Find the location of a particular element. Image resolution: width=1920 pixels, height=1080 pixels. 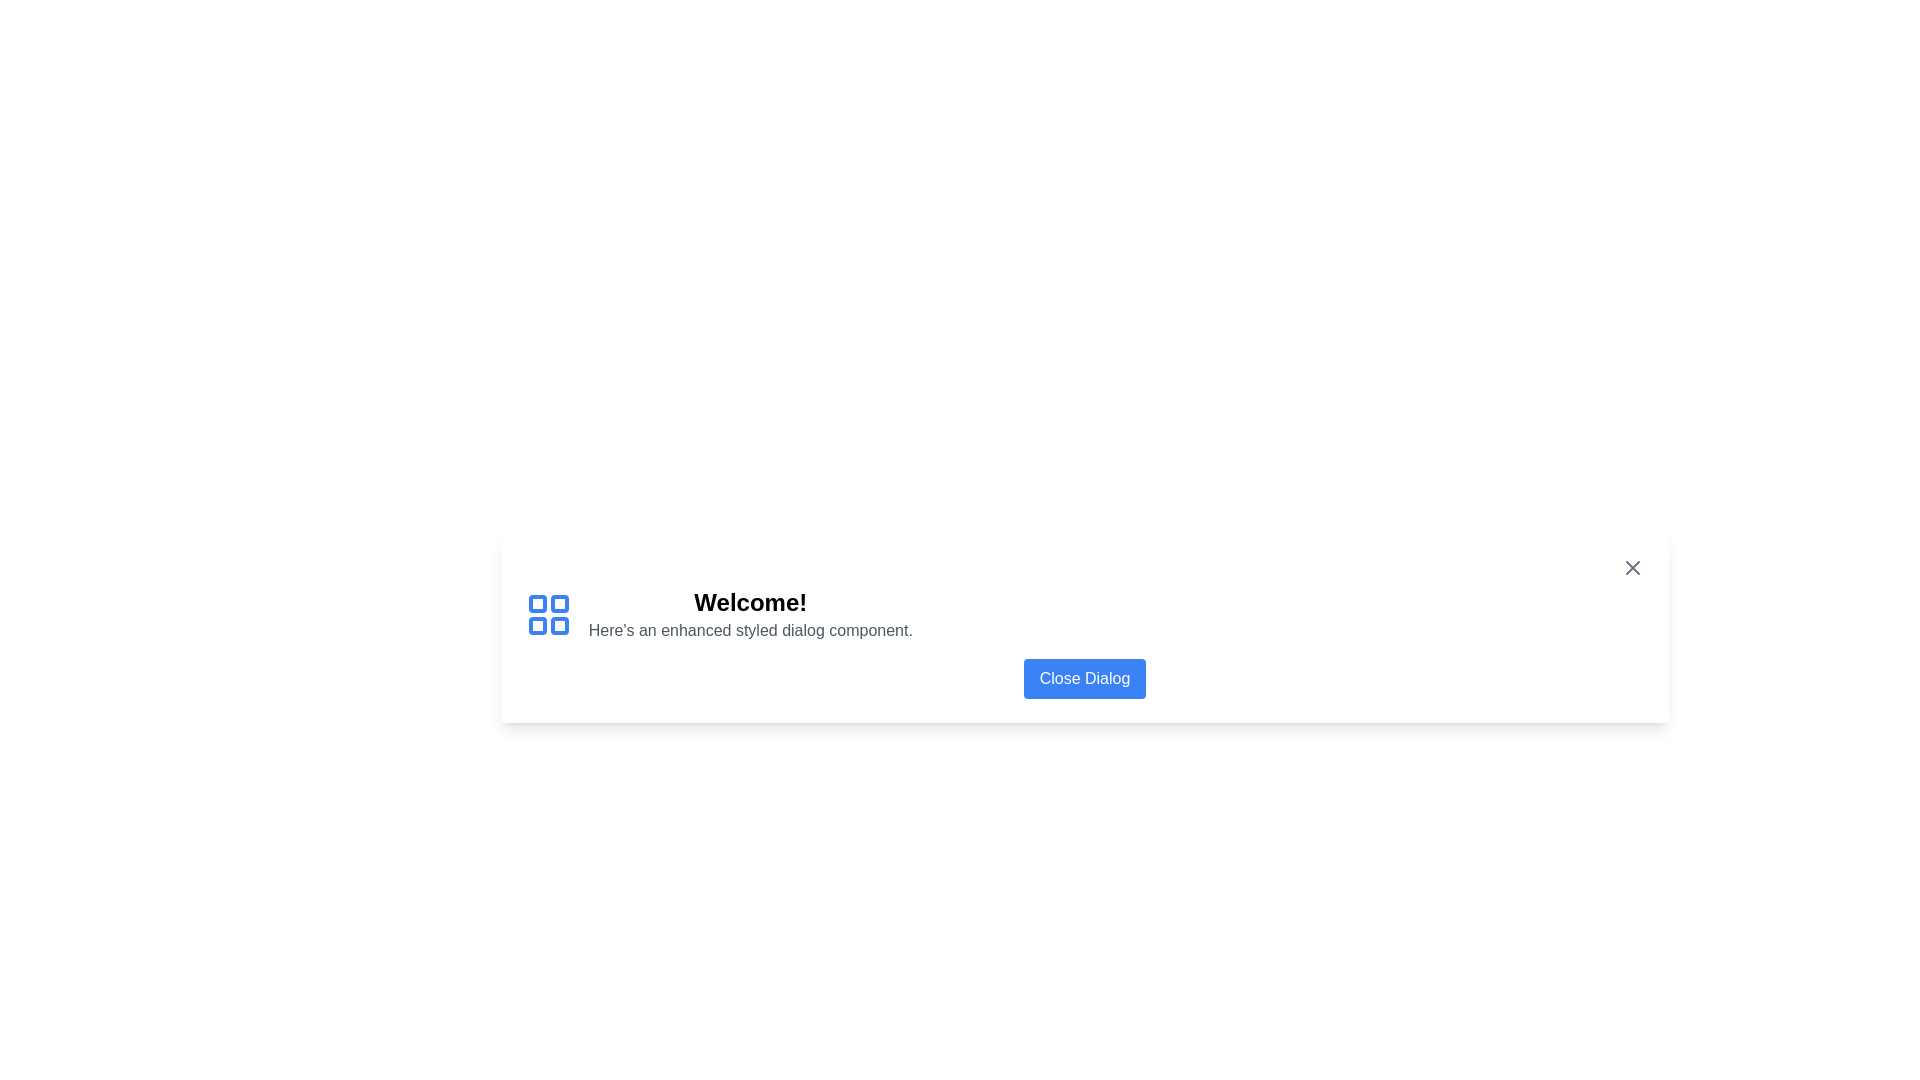

the bottom-left square of the grid icon, which is a decorative element serving a visual purpose in the dialog's branding is located at coordinates (537, 624).